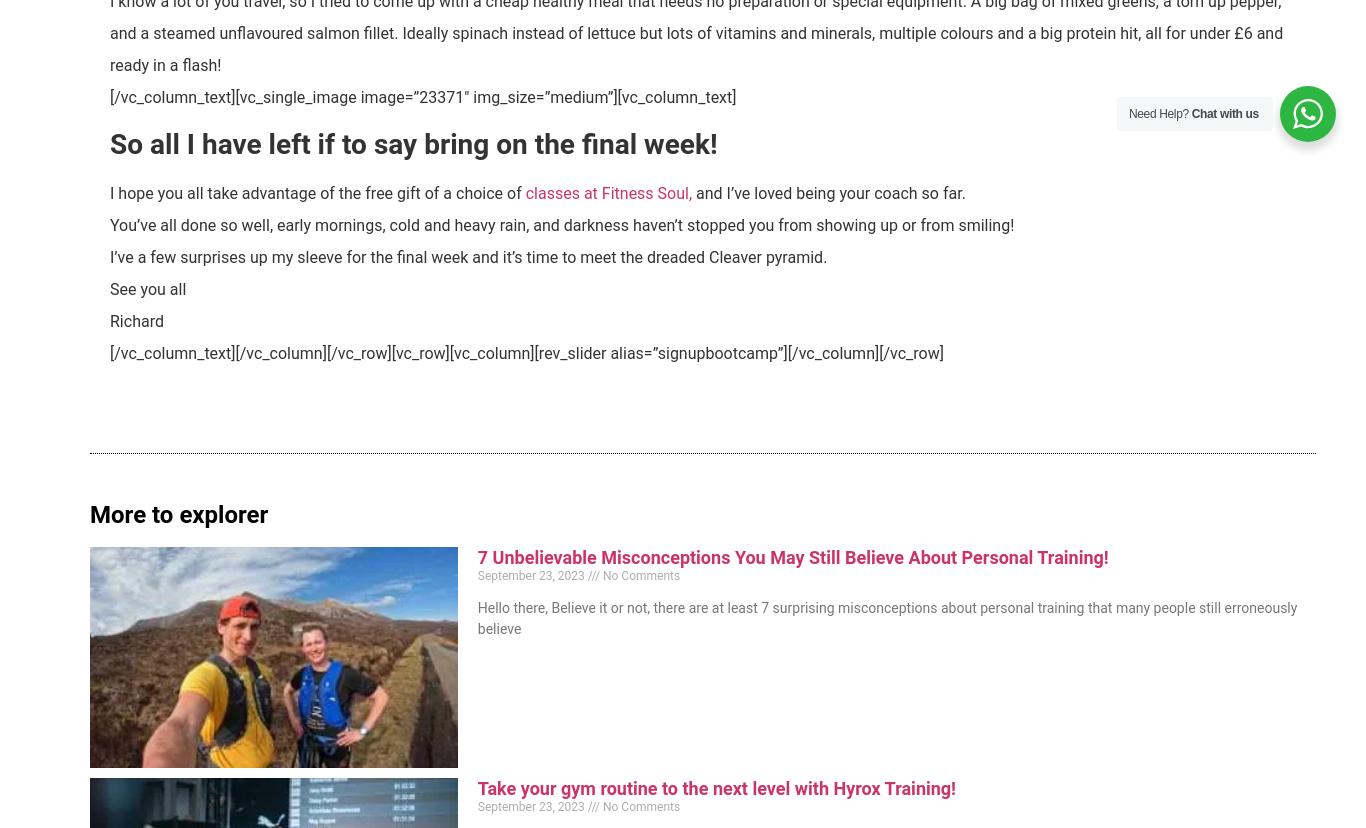  I want to click on 'So all I have left if to say bring on the final week!', so click(412, 144).